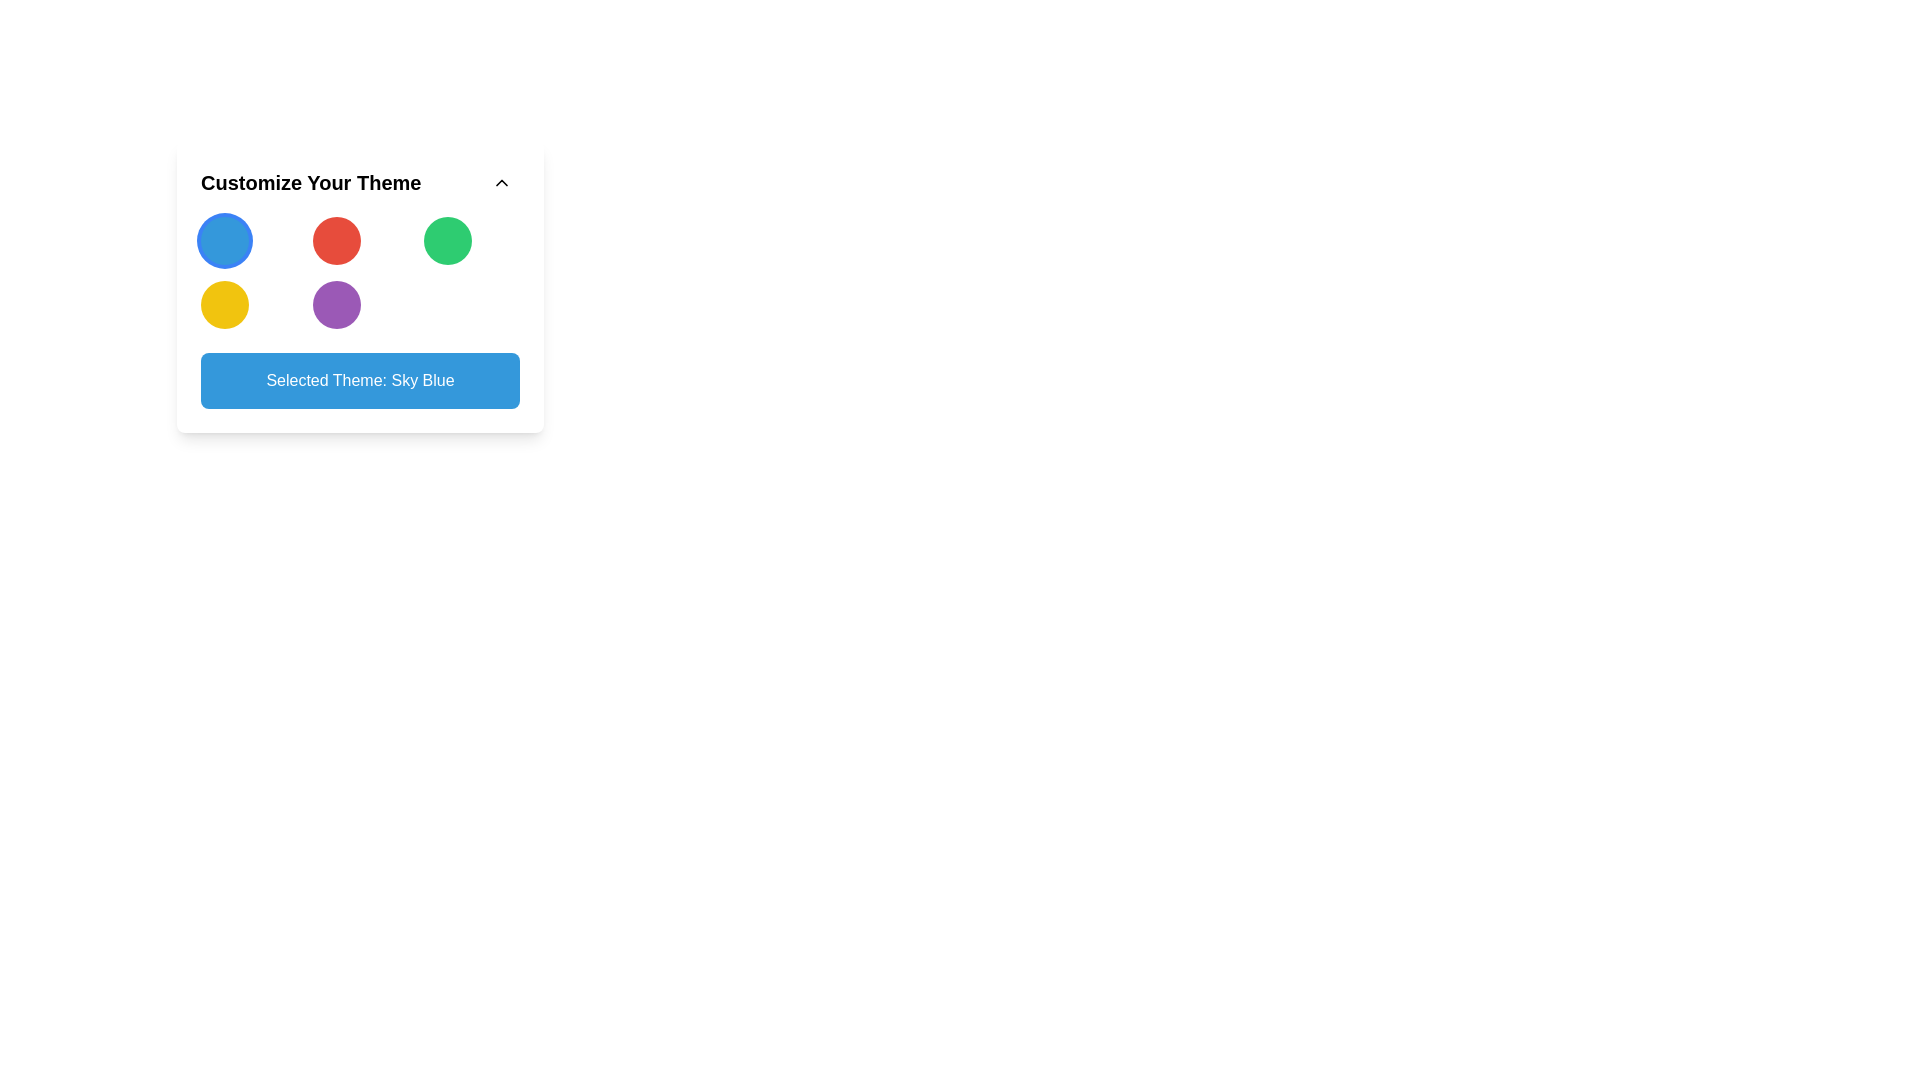 The width and height of the screenshot is (1920, 1080). Describe the element at coordinates (502, 182) in the screenshot. I see `the minimalistic 'chevron-up' icon located` at that location.